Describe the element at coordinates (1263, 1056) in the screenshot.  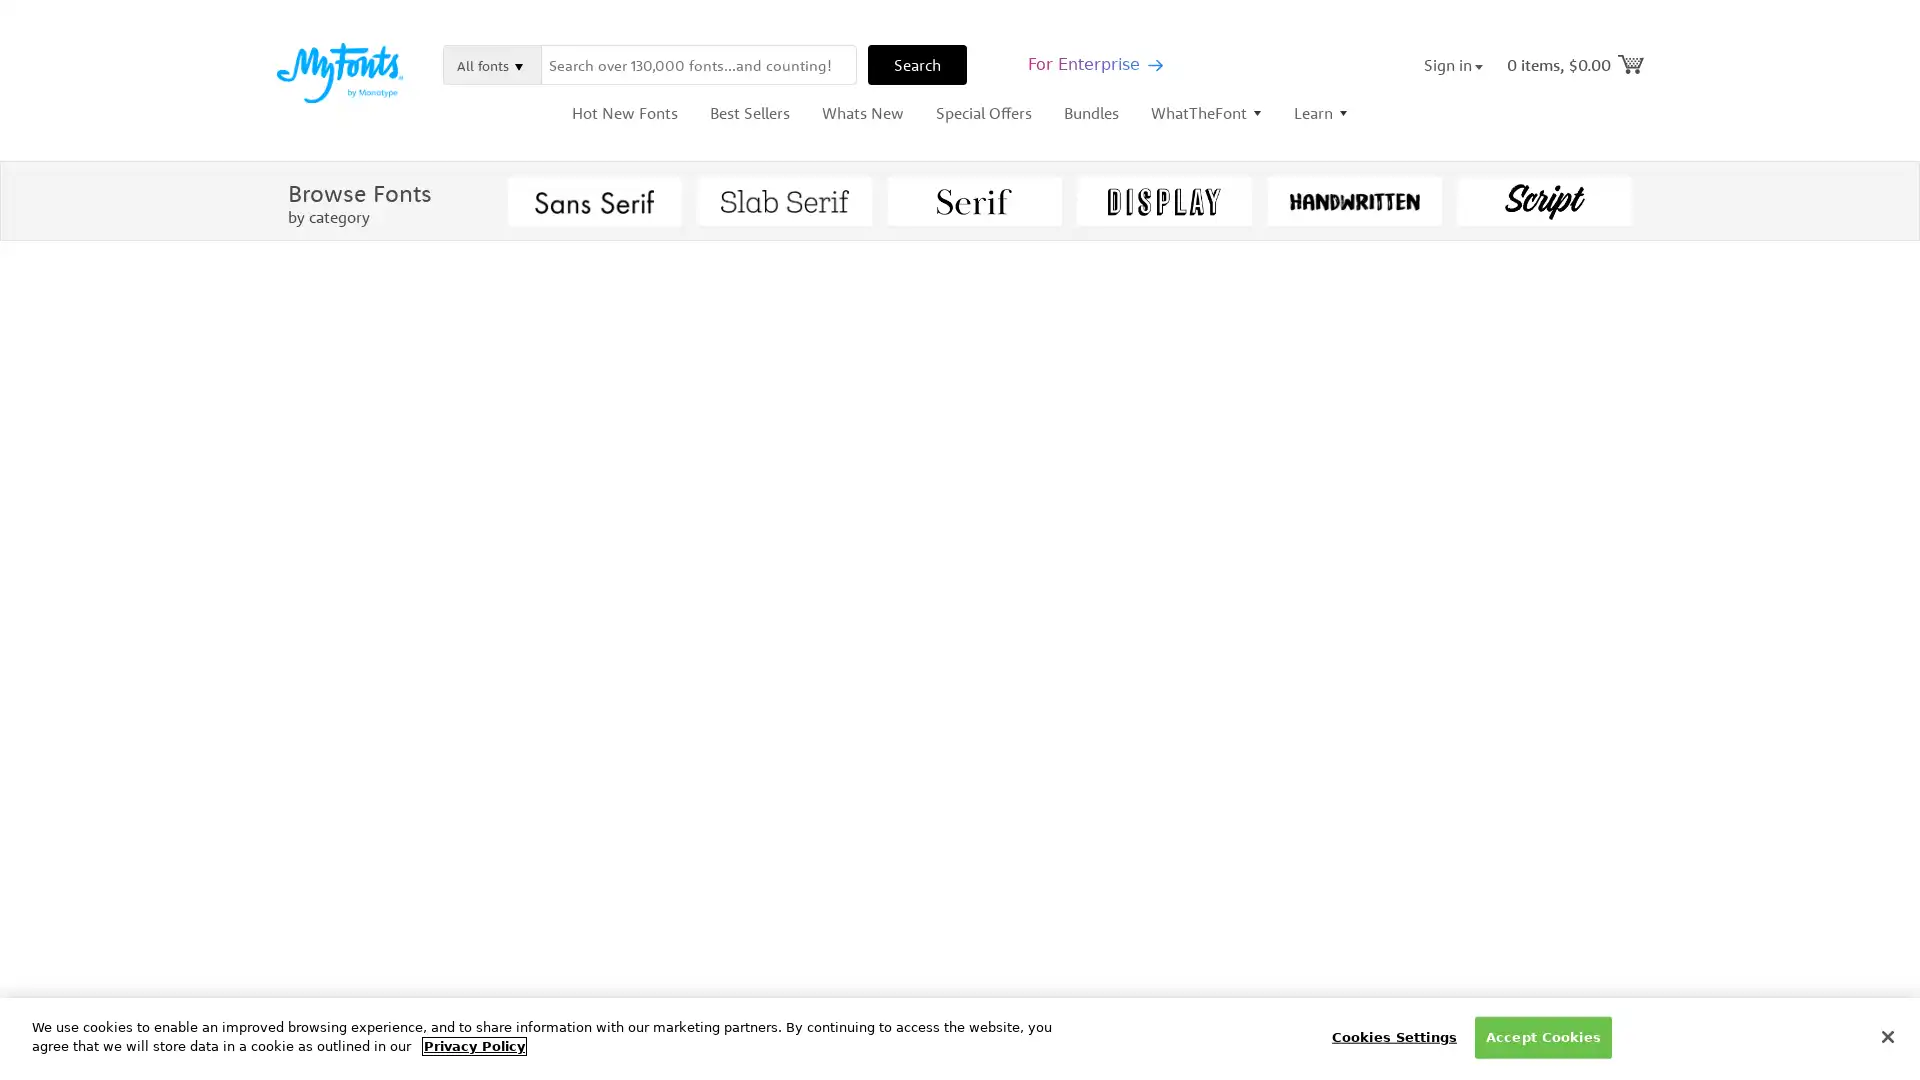
I see `Buying Choices` at that location.